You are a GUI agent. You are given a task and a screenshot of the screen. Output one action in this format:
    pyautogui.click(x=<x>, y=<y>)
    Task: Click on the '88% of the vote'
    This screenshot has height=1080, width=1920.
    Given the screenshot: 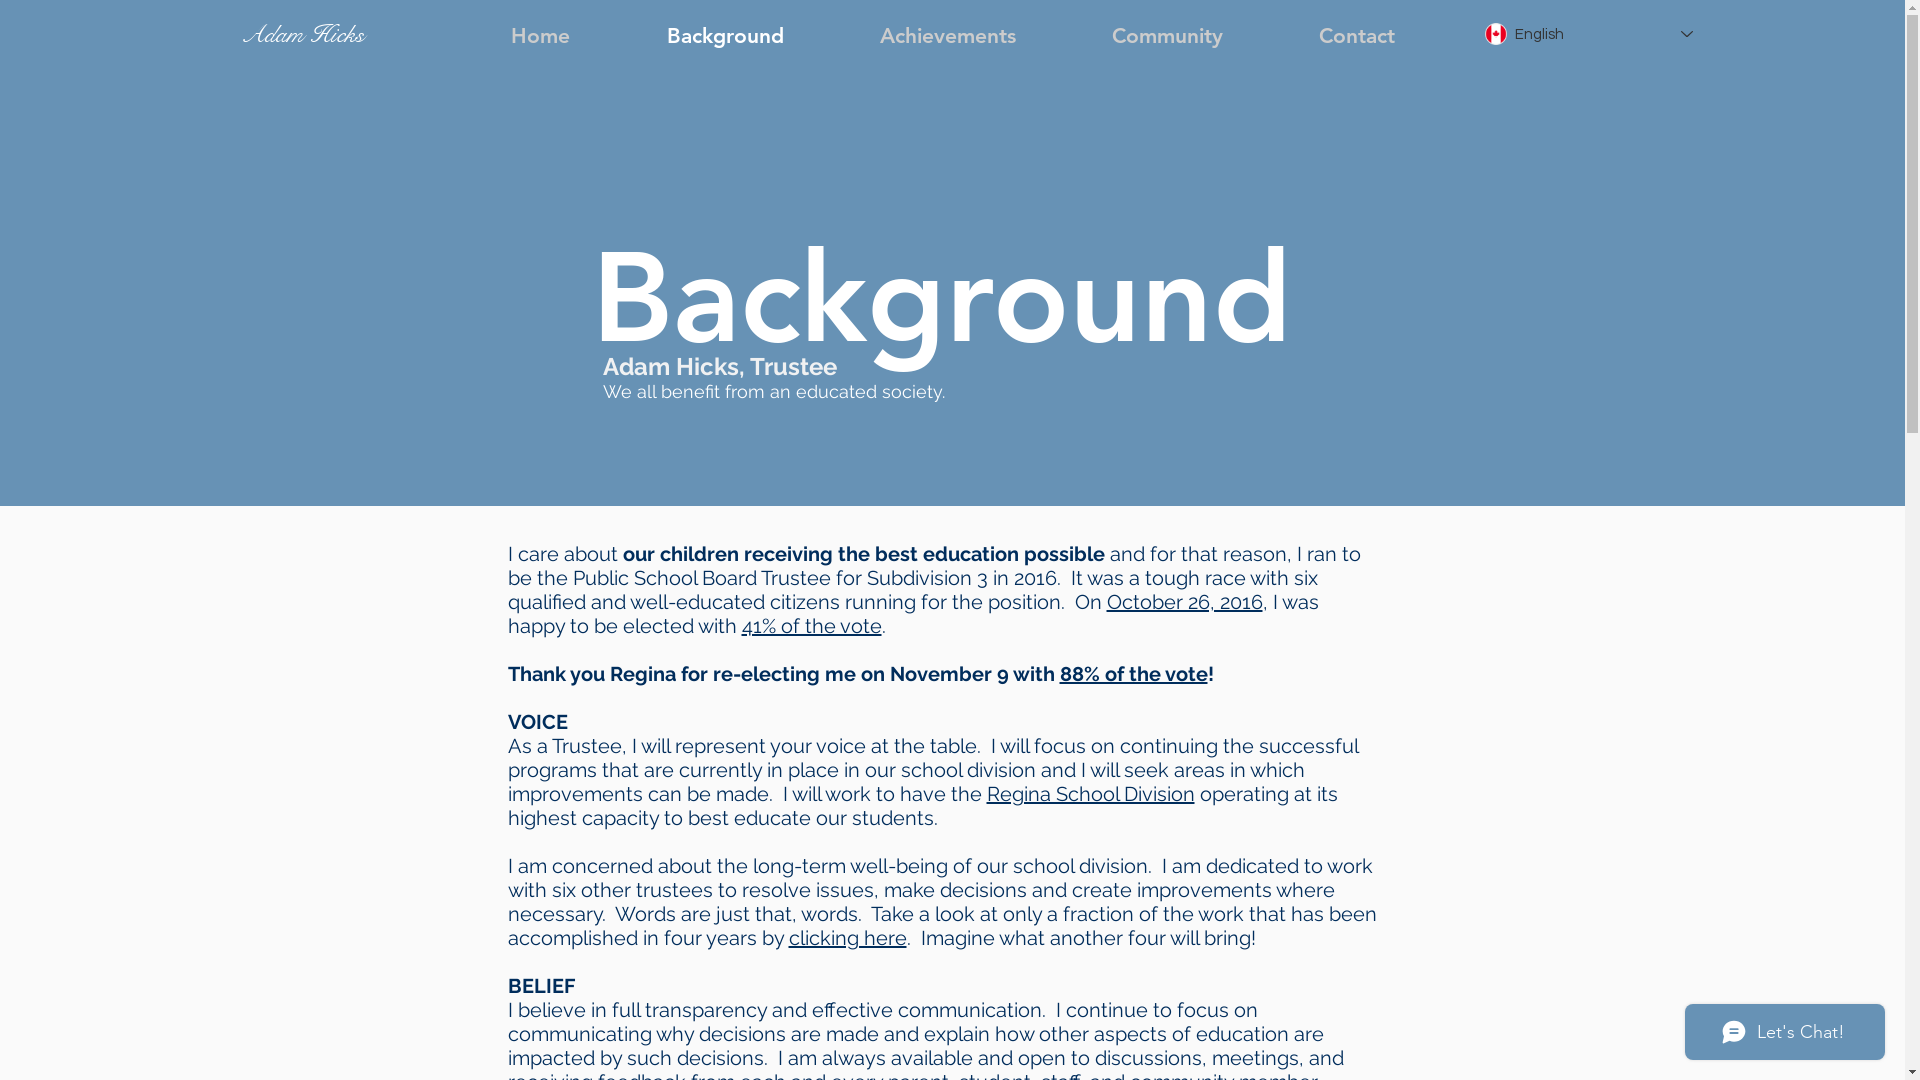 What is the action you would take?
    pyautogui.click(x=1059, y=674)
    